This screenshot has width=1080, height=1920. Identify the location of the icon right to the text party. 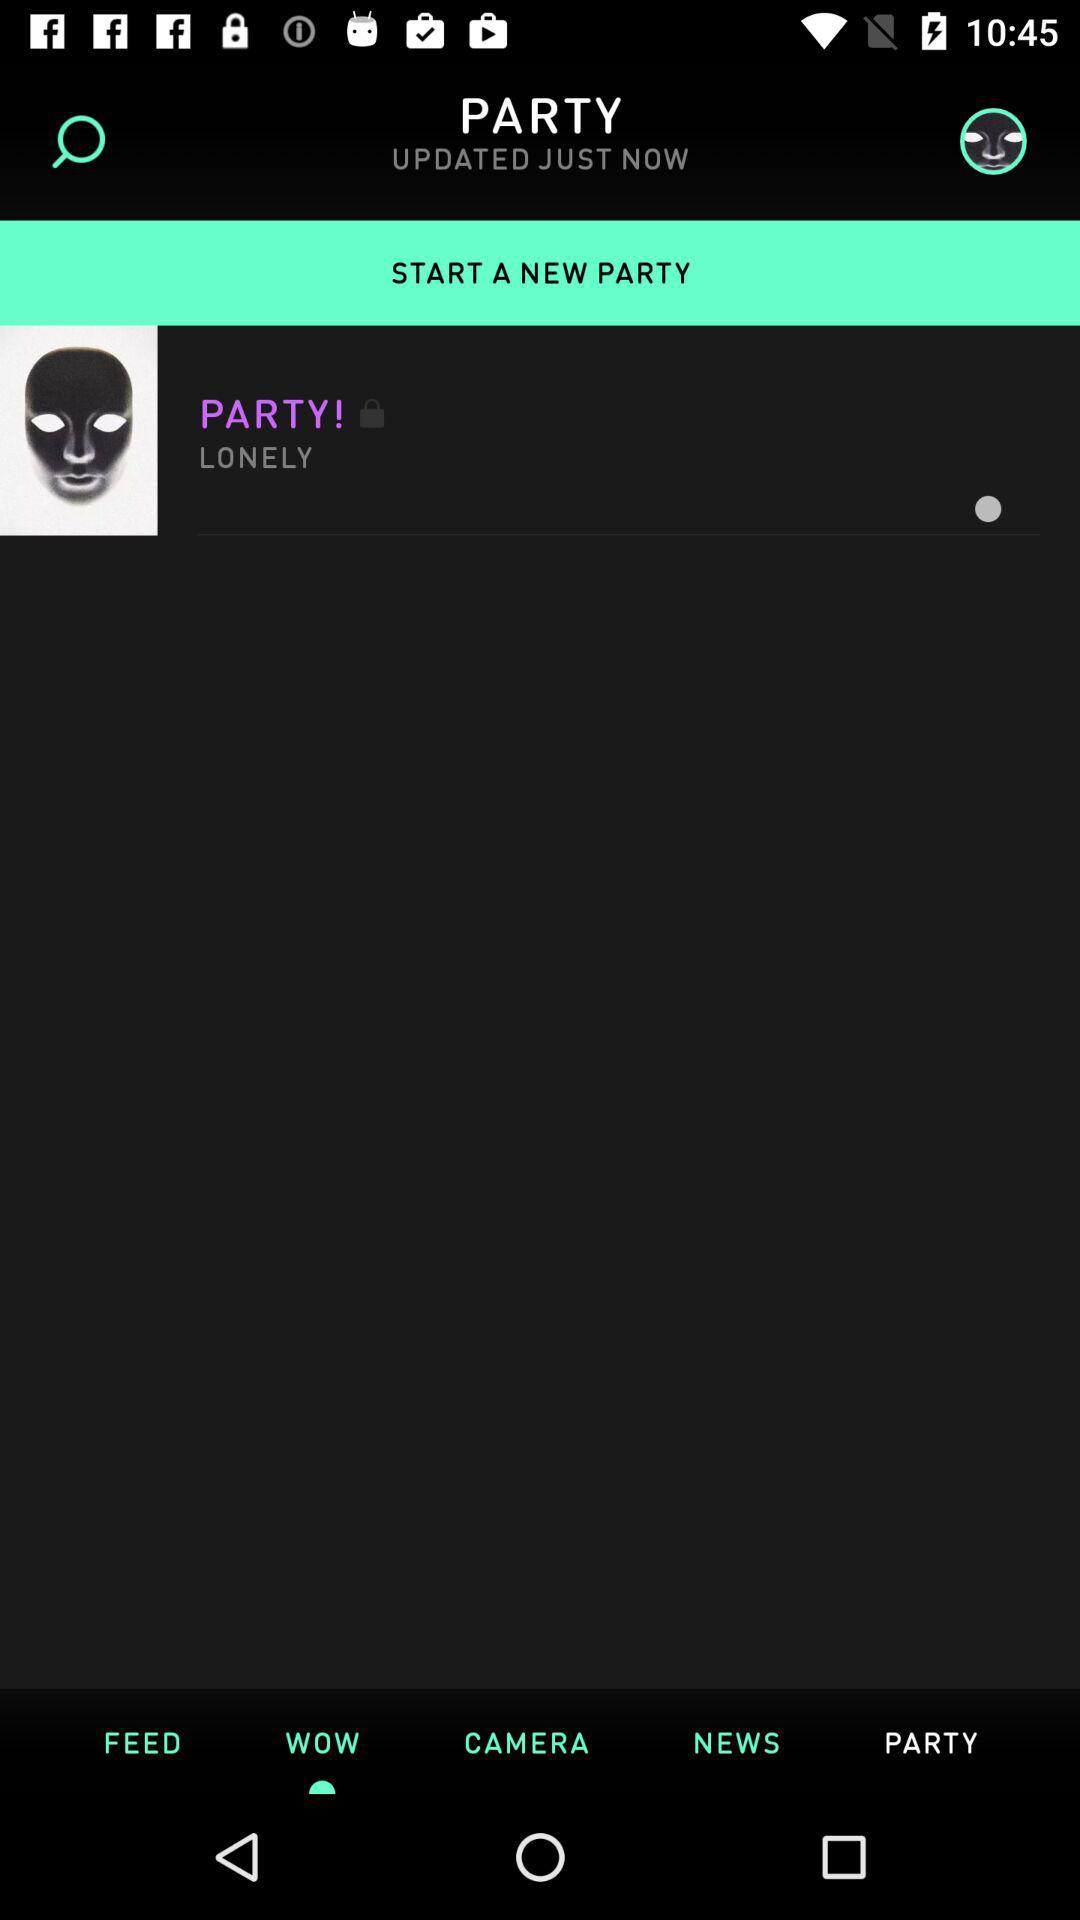
(985, 140).